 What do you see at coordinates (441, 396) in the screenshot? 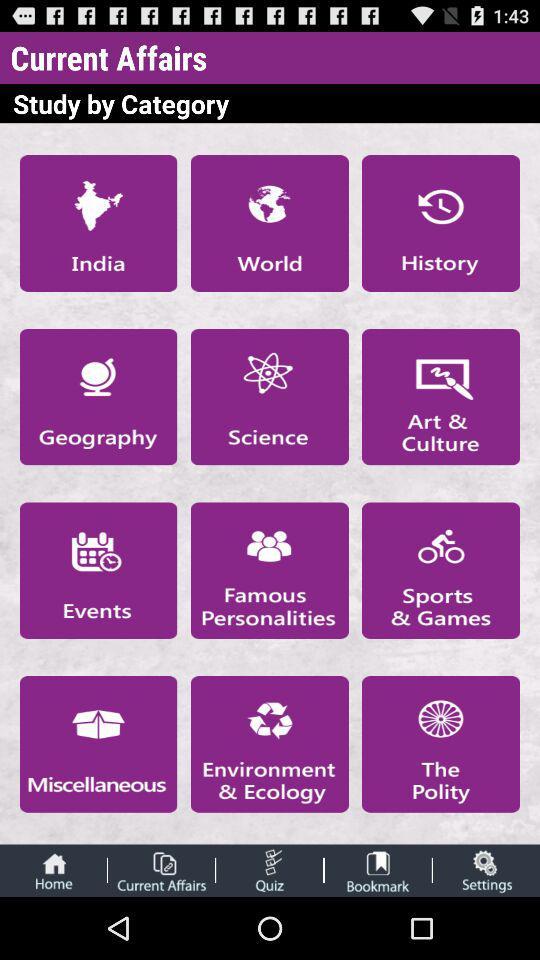
I see `art and culture` at bounding box center [441, 396].